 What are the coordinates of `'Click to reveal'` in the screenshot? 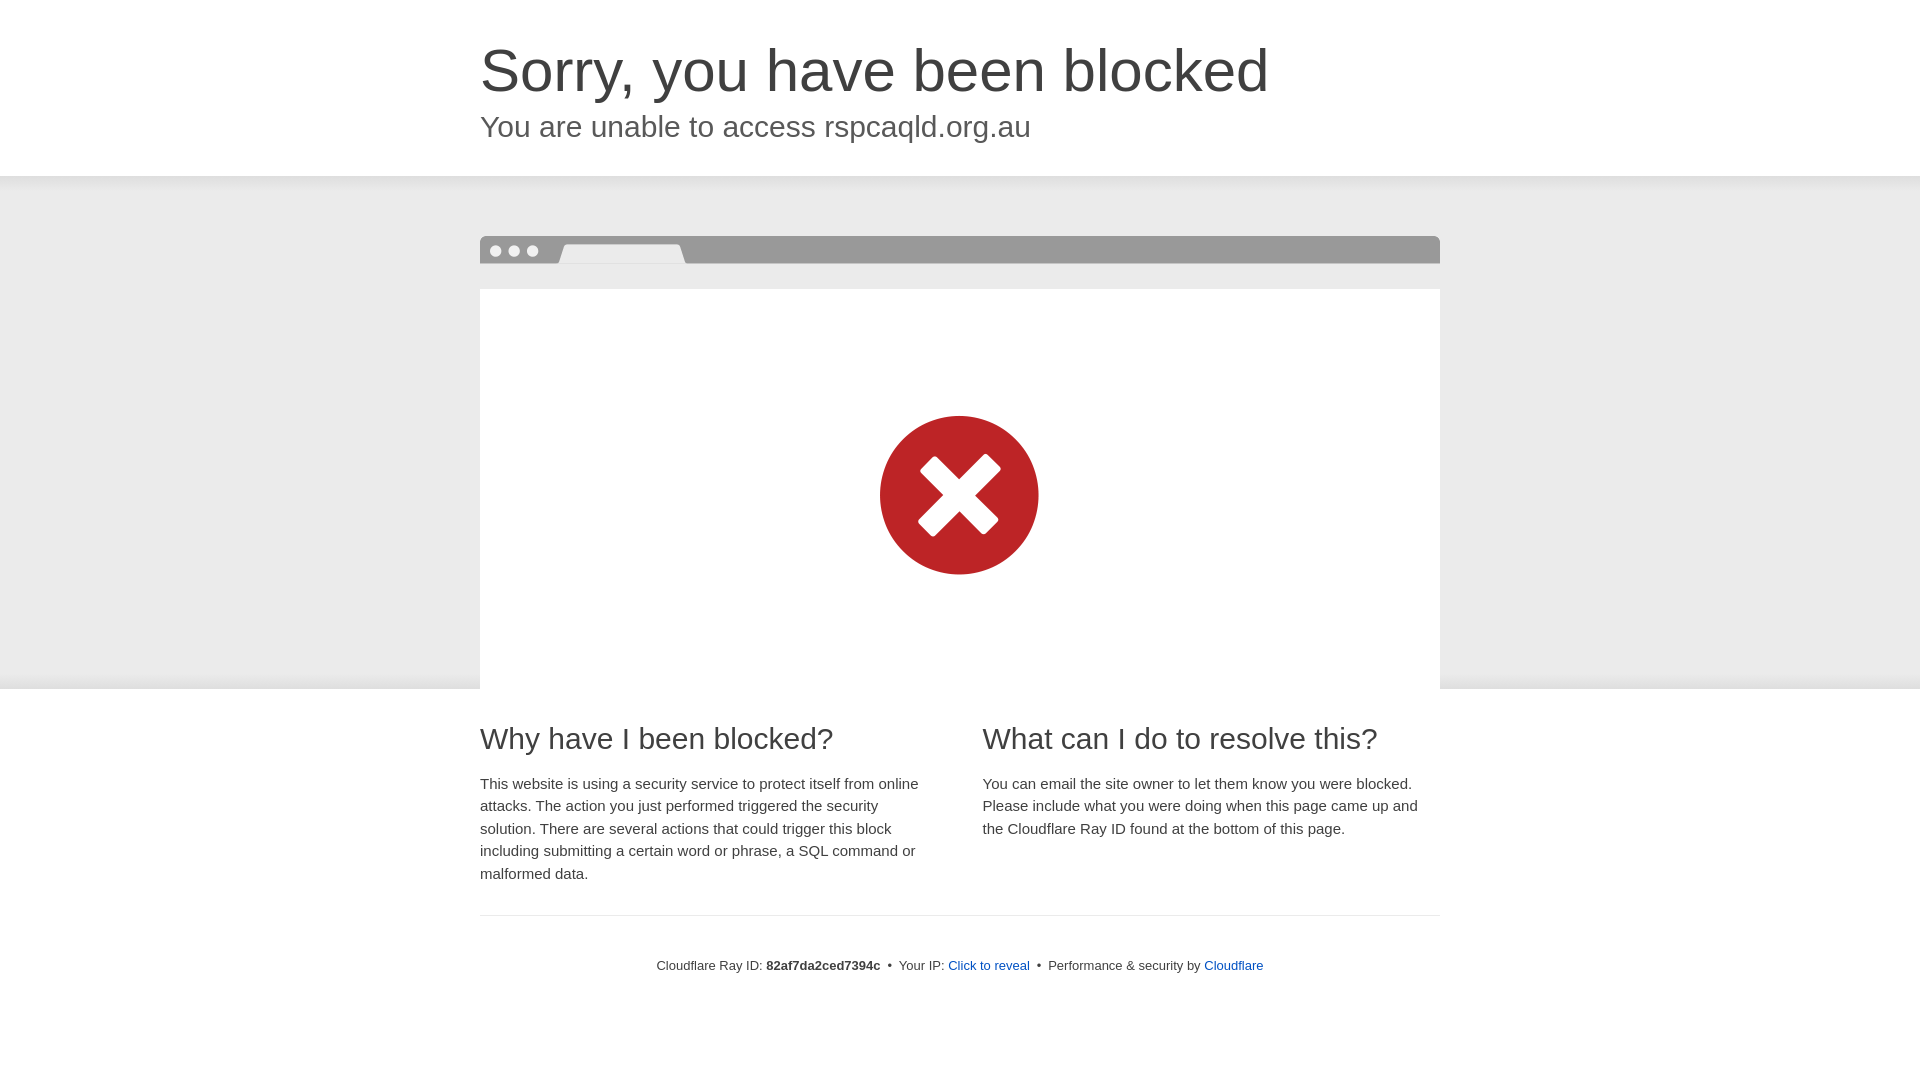 It's located at (988, 964).